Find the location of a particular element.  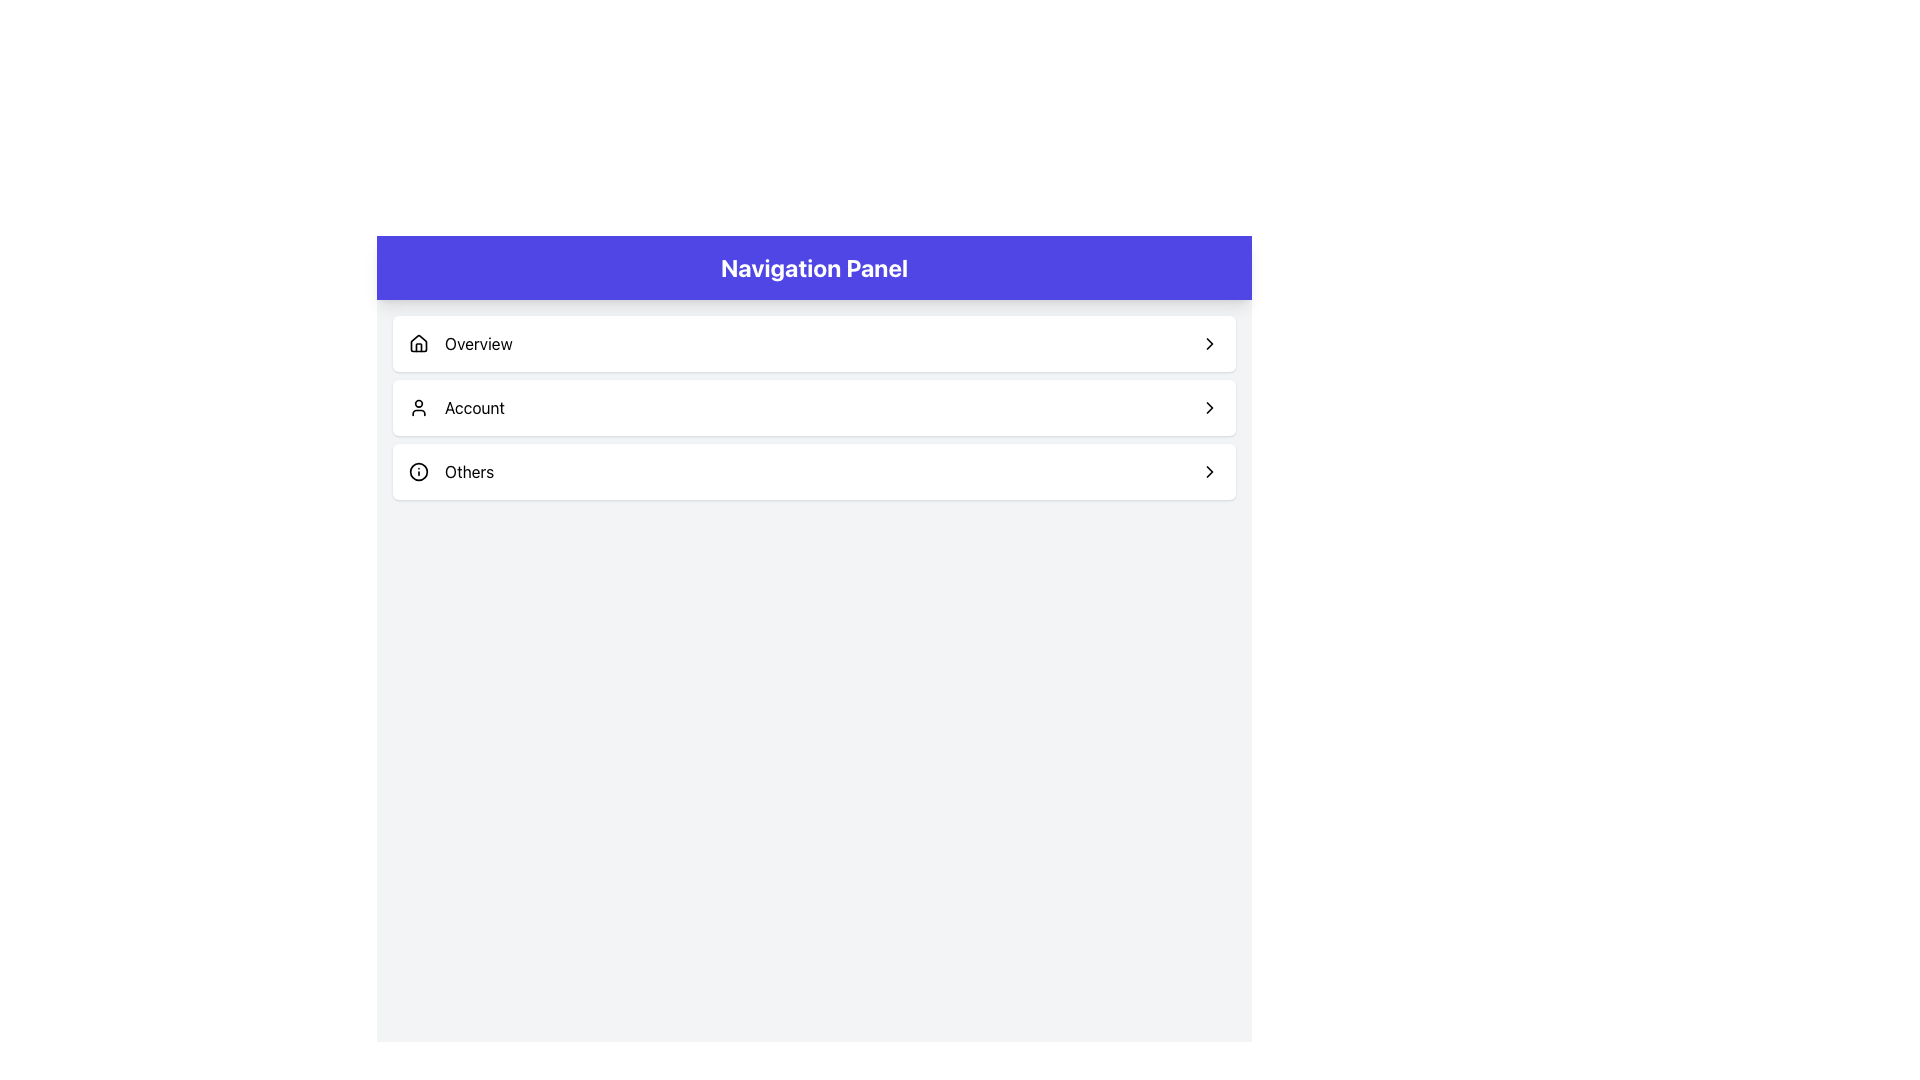

the right-facing chevron icon located at the end of the 'Account' list item is located at coordinates (1208, 407).